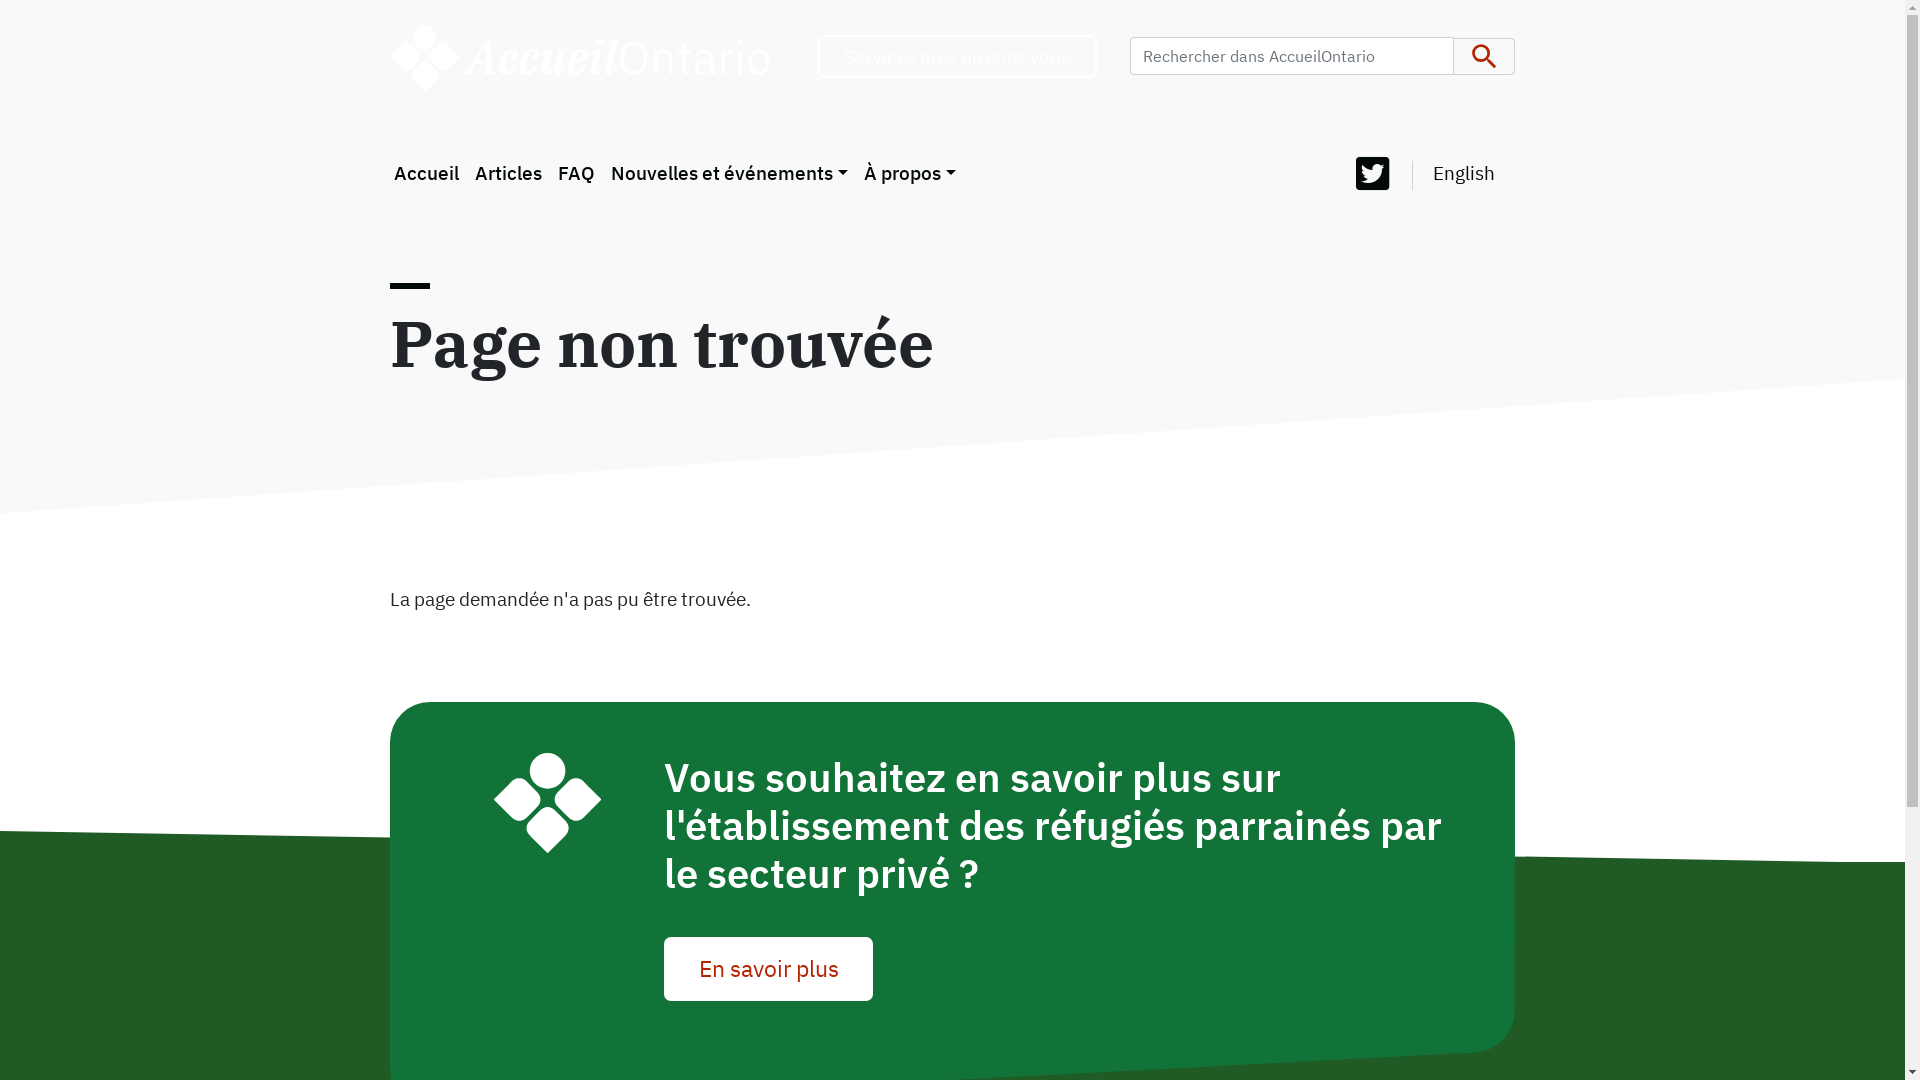  What do you see at coordinates (1356, 174) in the screenshot?
I see `'Twitter'` at bounding box center [1356, 174].